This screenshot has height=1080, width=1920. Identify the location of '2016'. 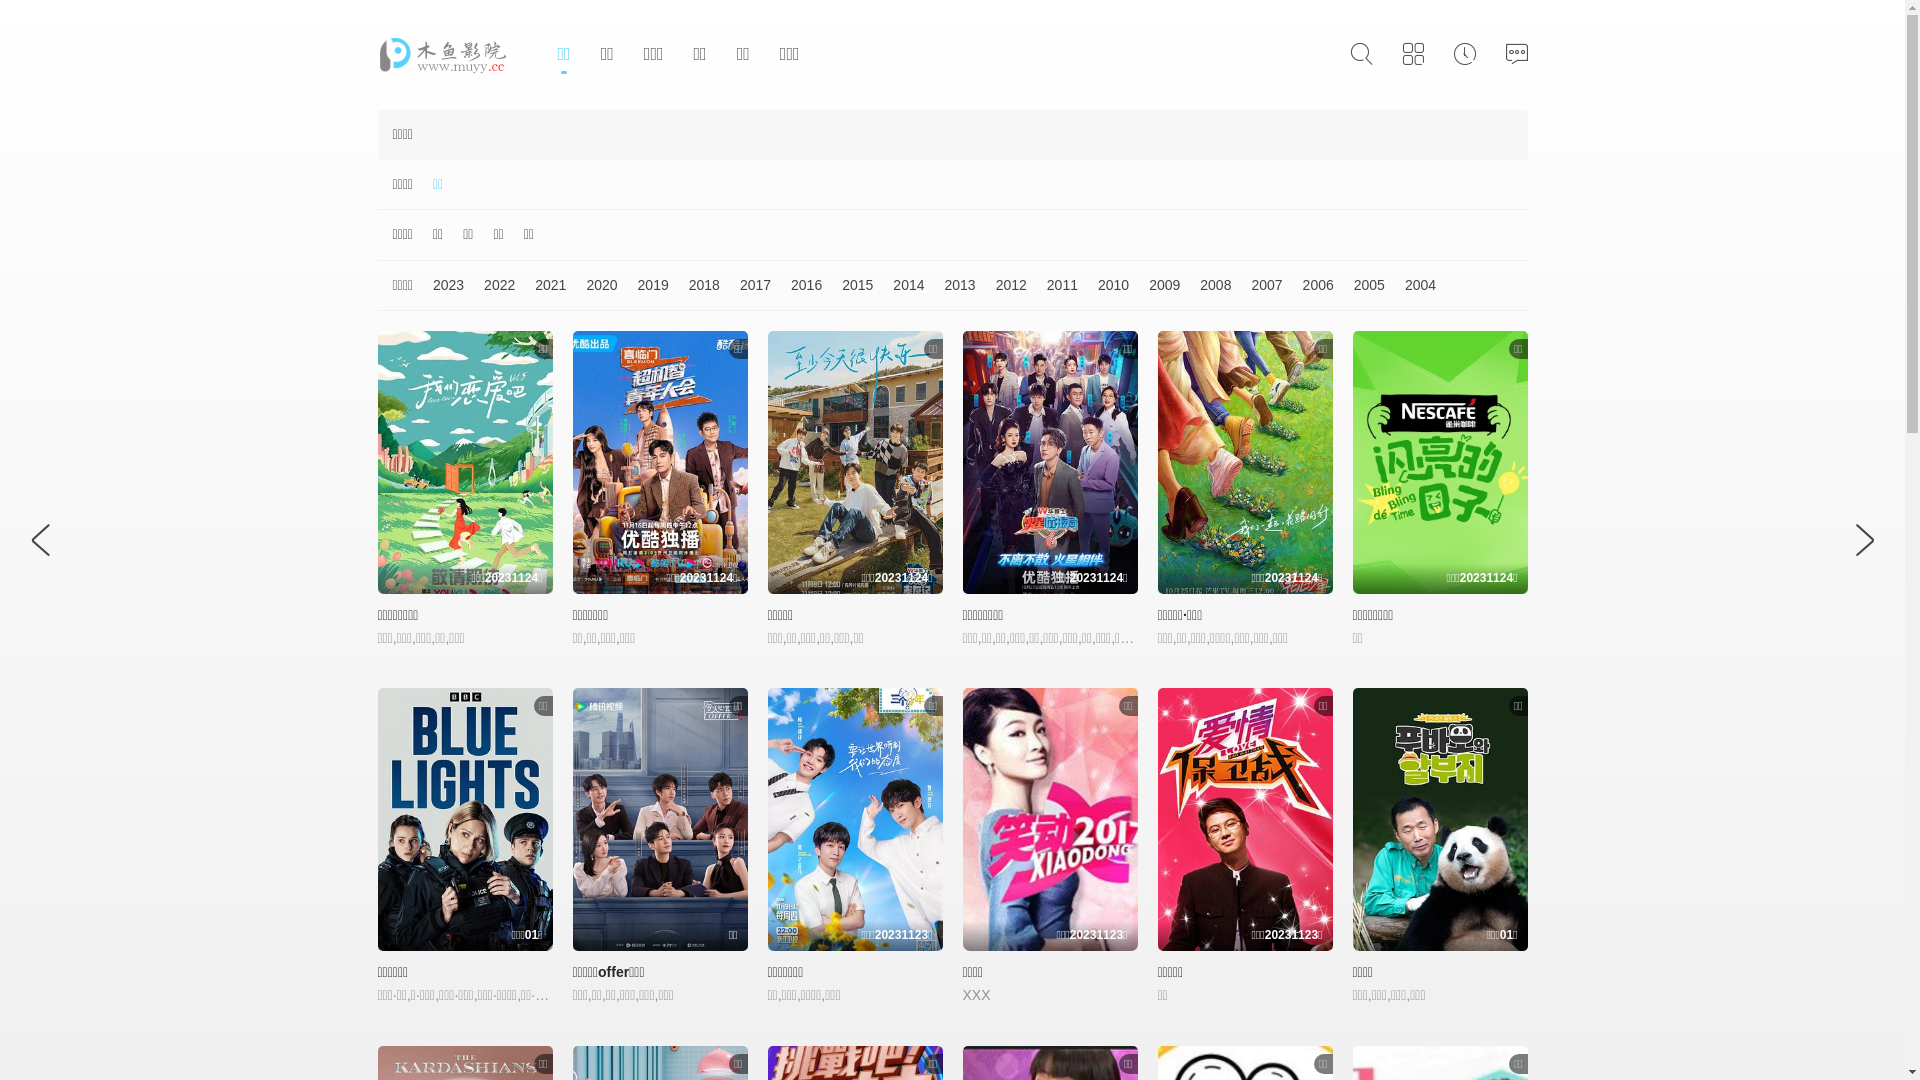
(795, 285).